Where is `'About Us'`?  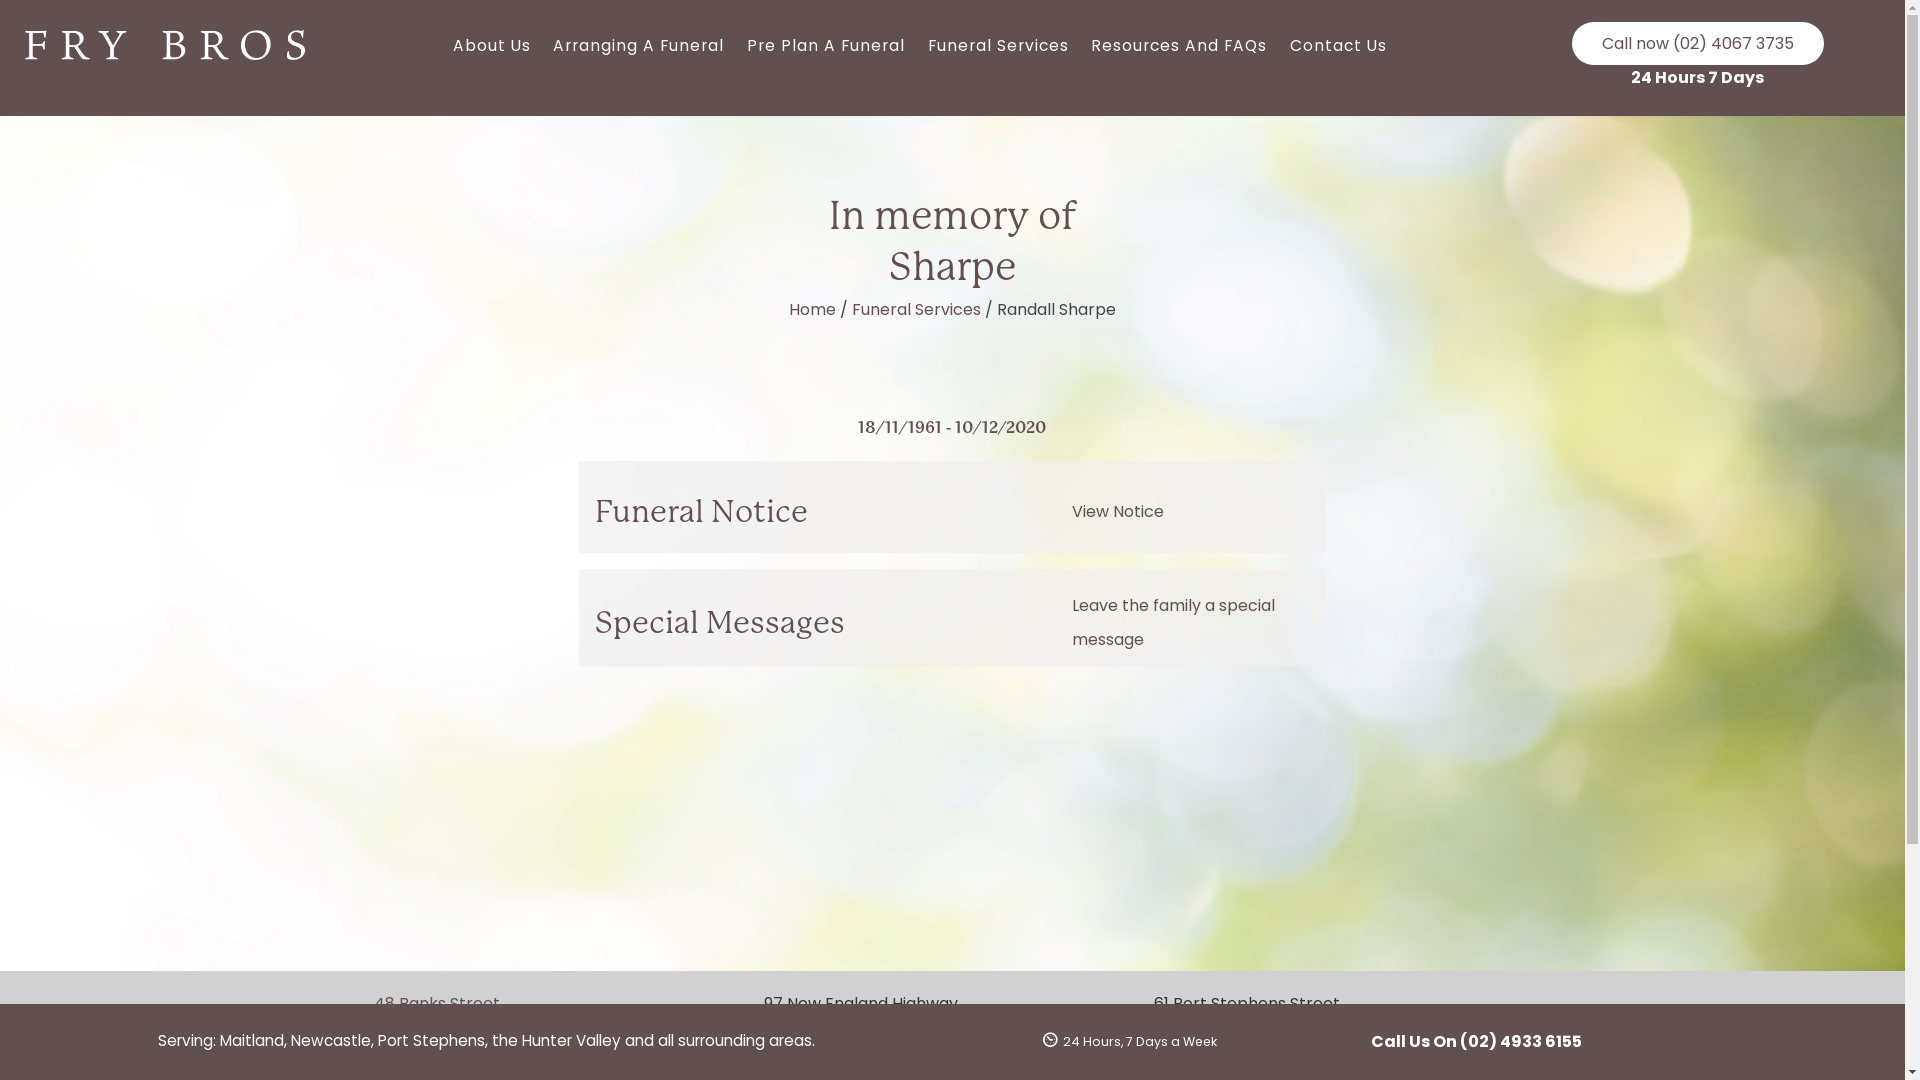
'About Us' is located at coordinates (491, 45).